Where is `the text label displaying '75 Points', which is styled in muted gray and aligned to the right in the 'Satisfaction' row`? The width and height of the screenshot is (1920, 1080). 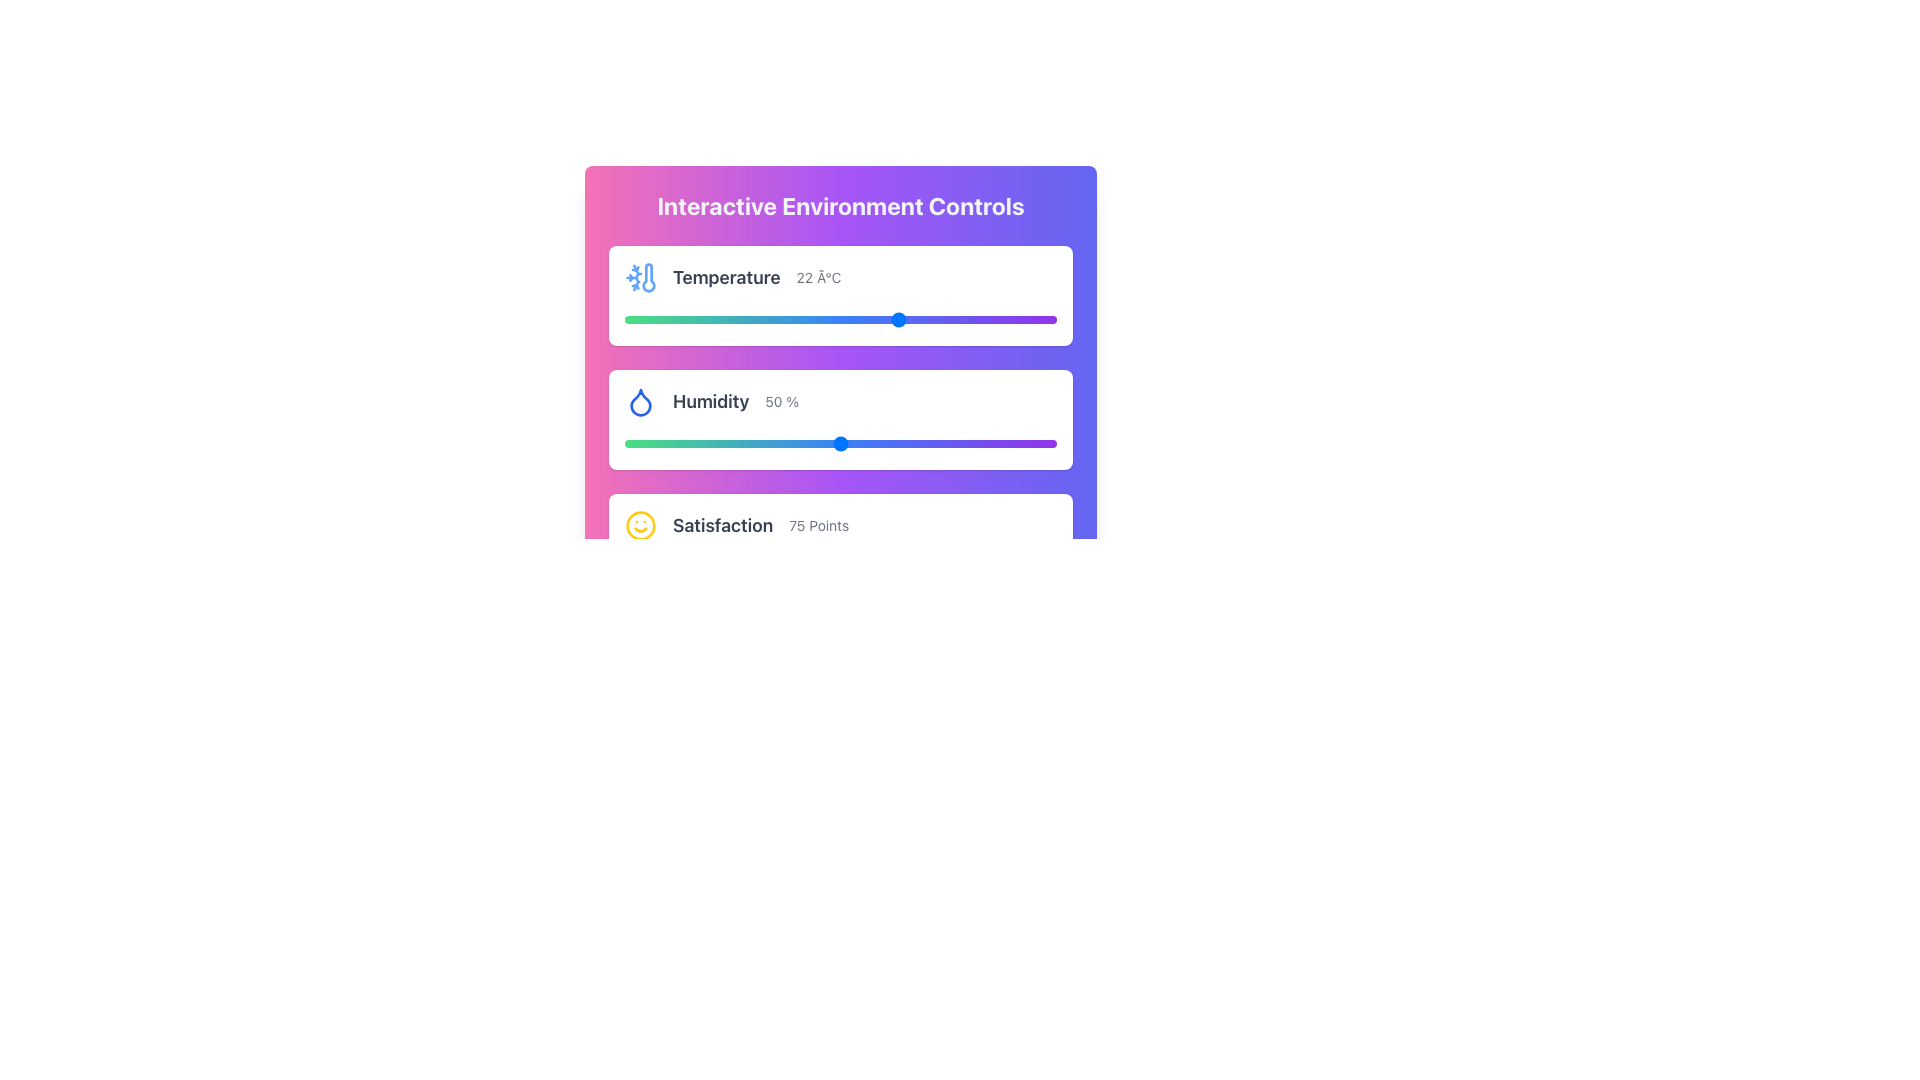 the text label displaying '75 Points', which is styled in muted gray and aligned to the right in the 'Satisfaction' row is located at coordinates (819, 524).